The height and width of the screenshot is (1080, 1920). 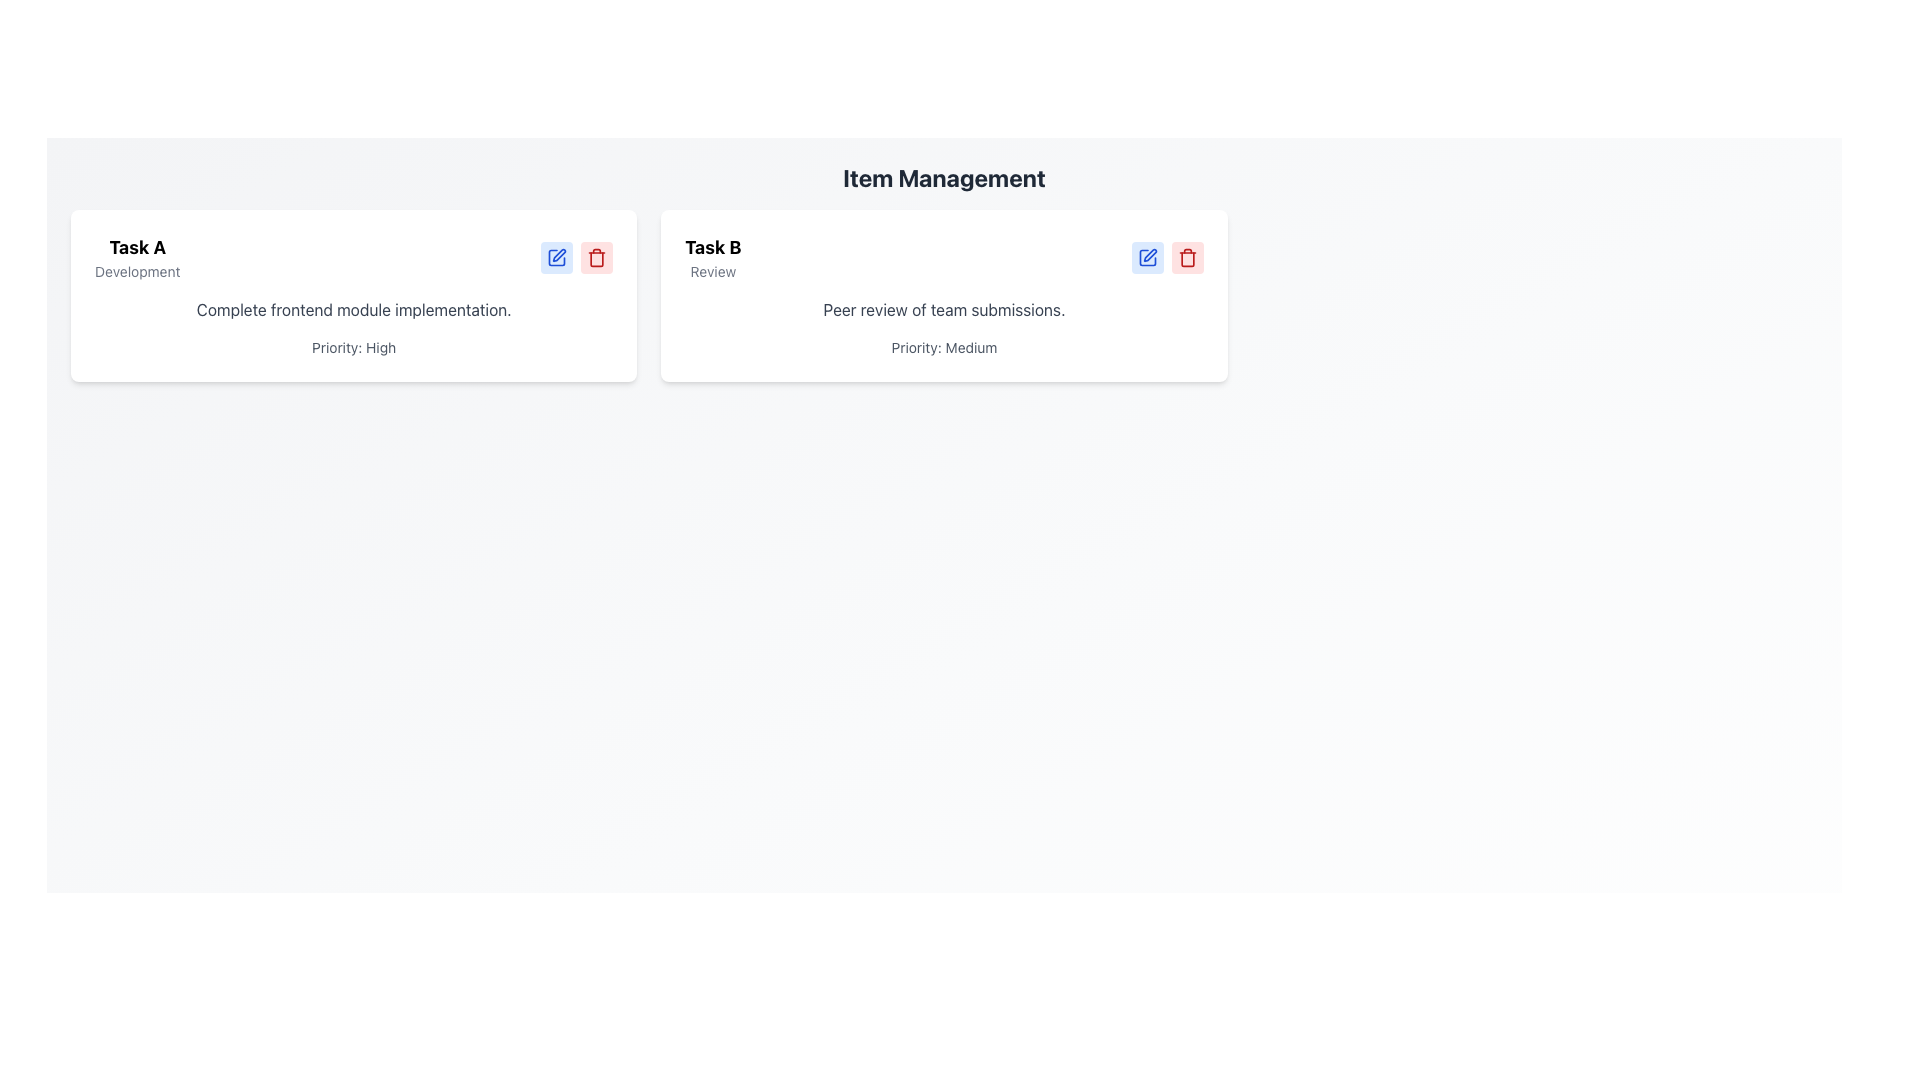 What do you see at coordinates (596, 257) in the screenshot?
I see `the small red trash bin icon located in the control section of the 'Task A' card` at bounding box center [596, 257].